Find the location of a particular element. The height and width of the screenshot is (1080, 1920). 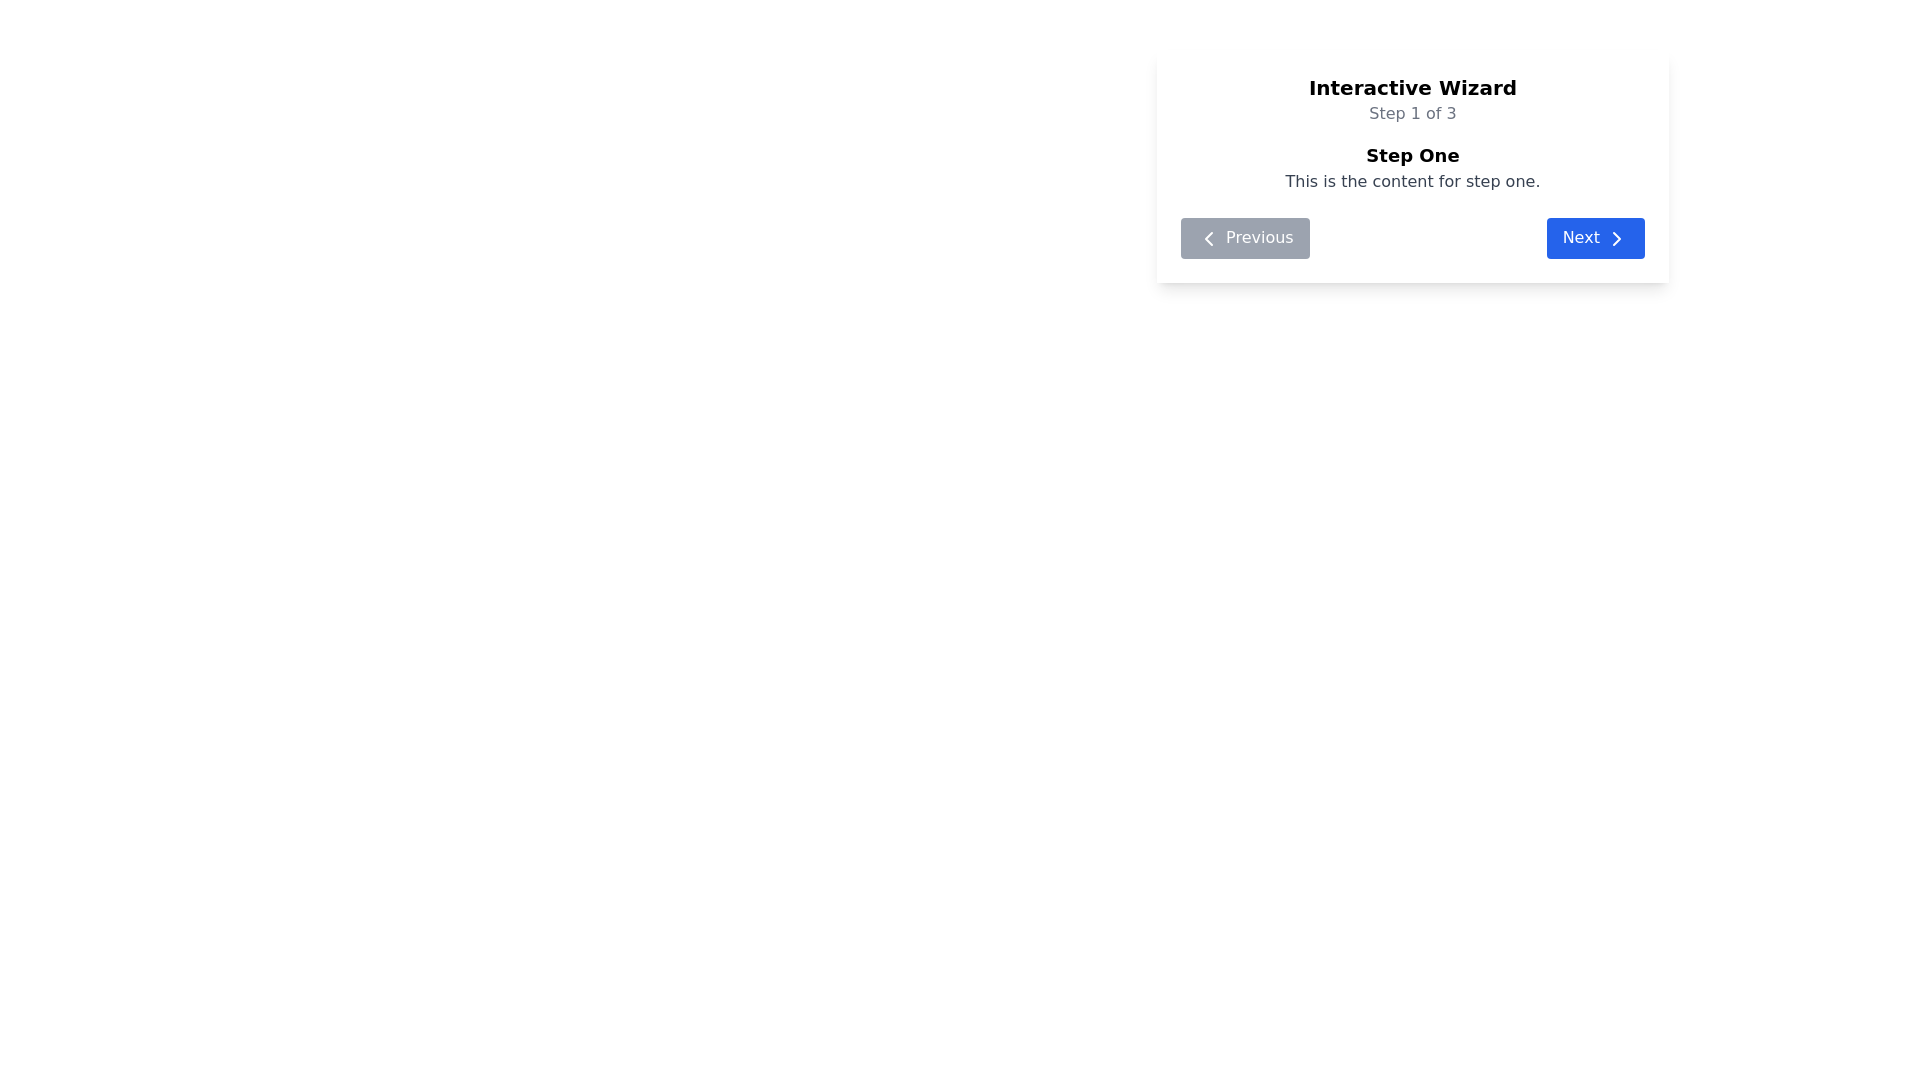

the chevron icon located to the left of the text 'Previous' within the 'Previous' button is located at coordinates (1208, 237).